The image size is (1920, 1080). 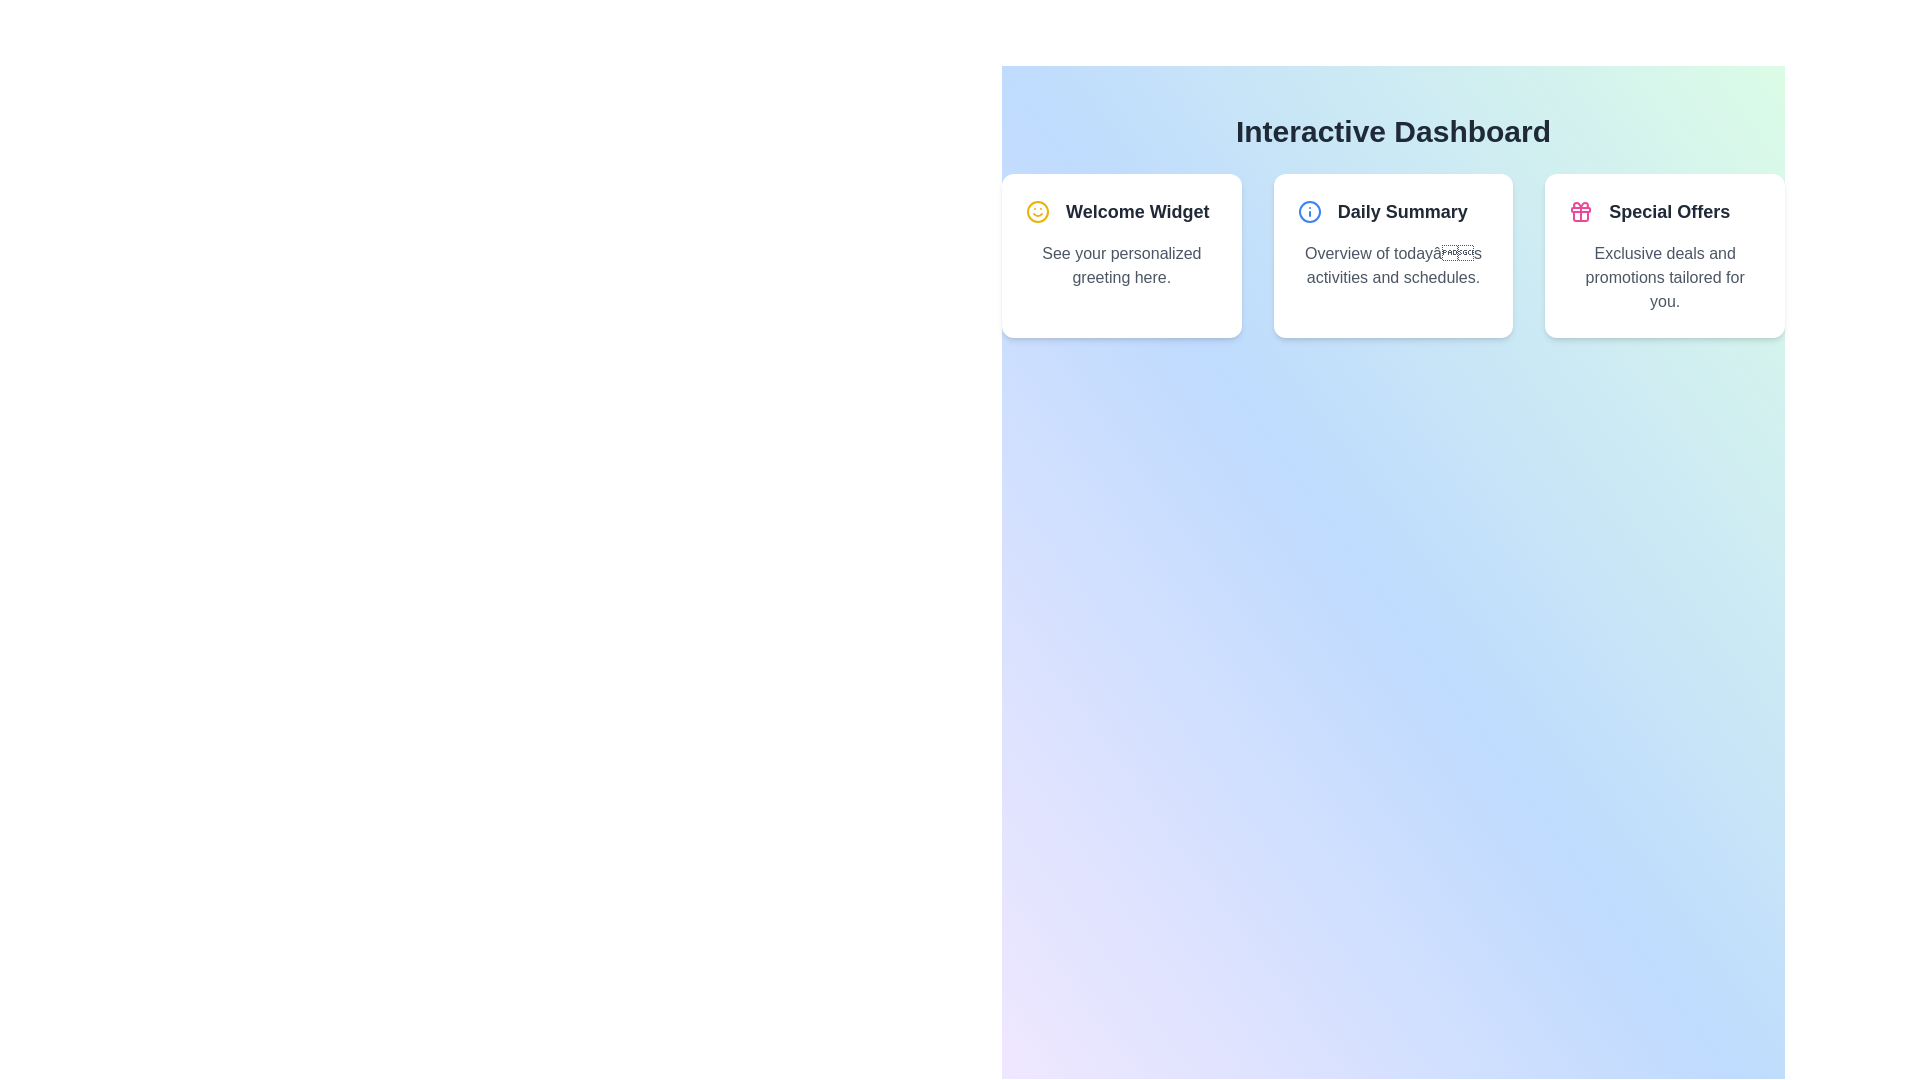 What do you see at coordinates (1037, 212) in the screenshot?
I see `the Decorative Icon located at the leftmost side of the 'Welcome Widget' card, adjacent to the card's title text 'Welcome Widget'` at bounding box center [1037, 212].